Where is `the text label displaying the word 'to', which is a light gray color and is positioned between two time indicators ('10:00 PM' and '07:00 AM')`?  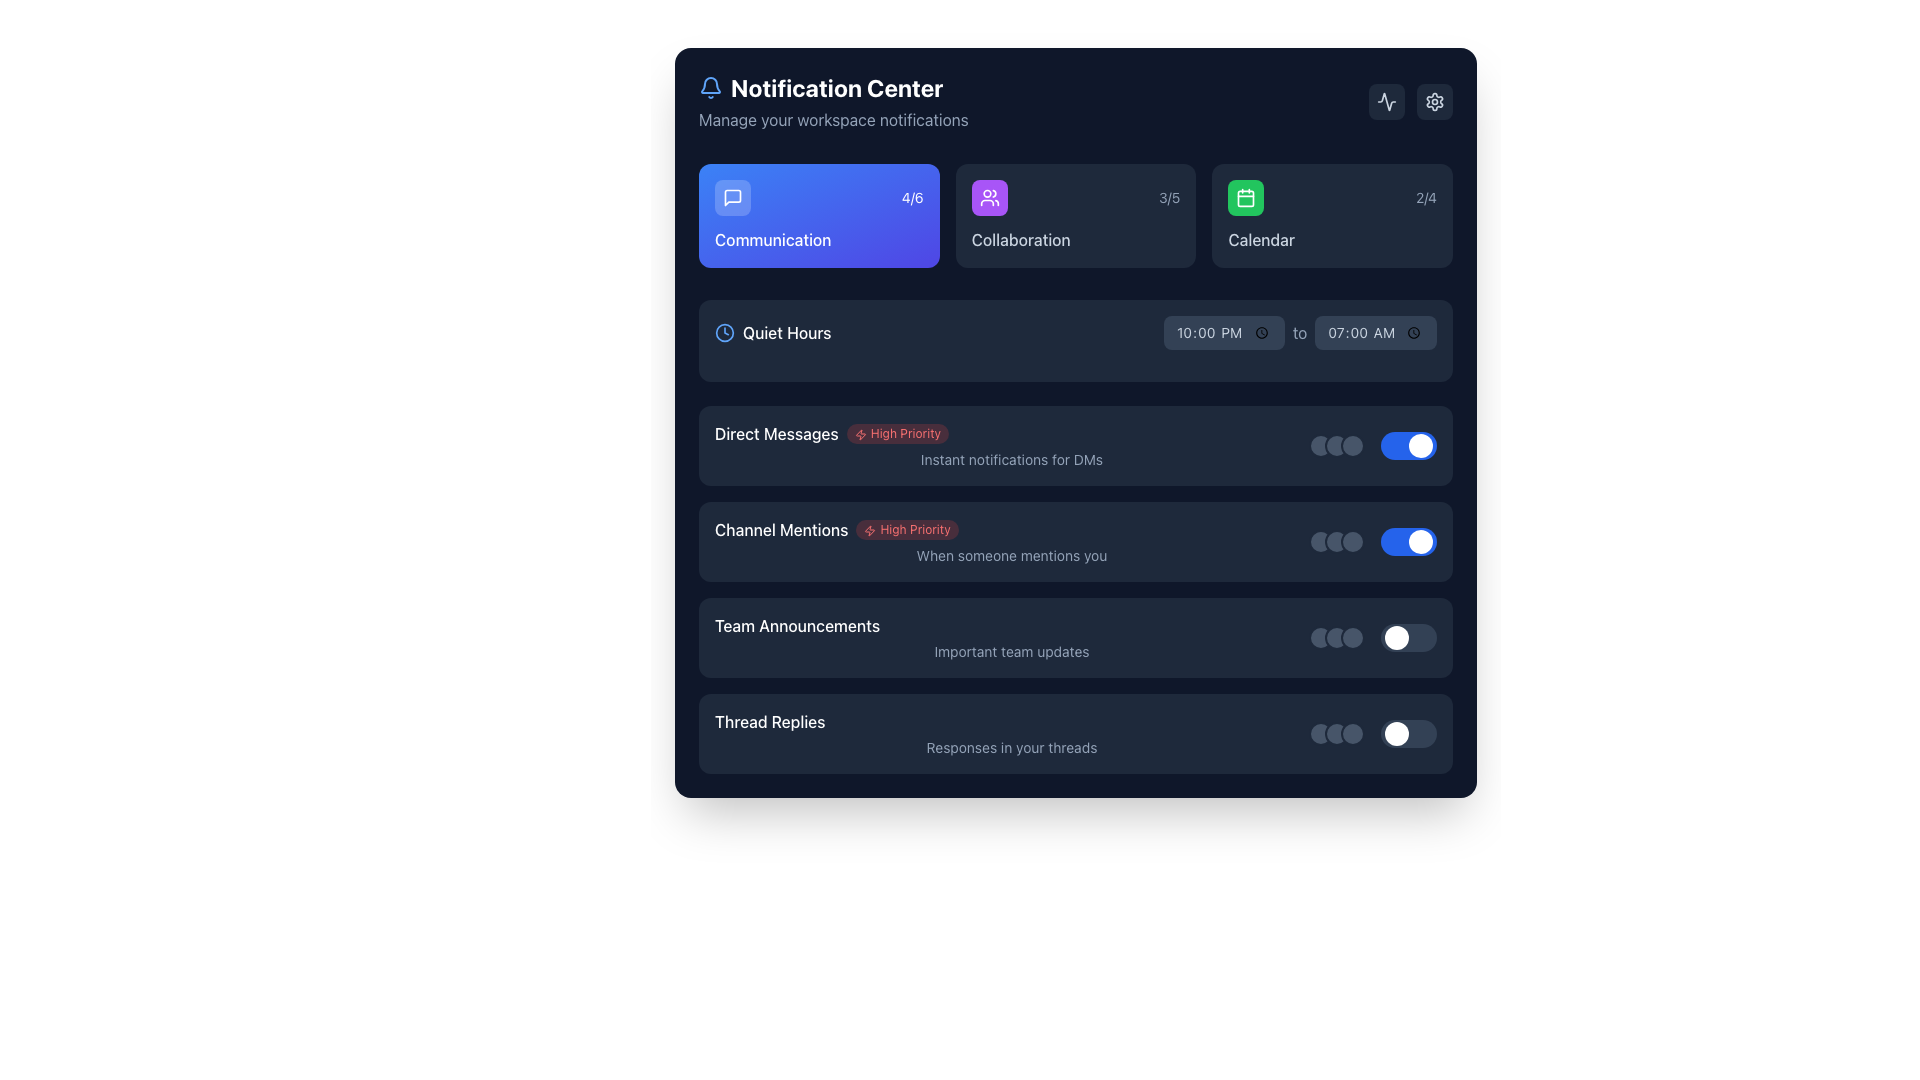 the text label displaying the word 'to', which is a light gray color and is positioned between two time indicators ('10:00 PM' and '07:00 AM') is located at coordinates (1300, 331).